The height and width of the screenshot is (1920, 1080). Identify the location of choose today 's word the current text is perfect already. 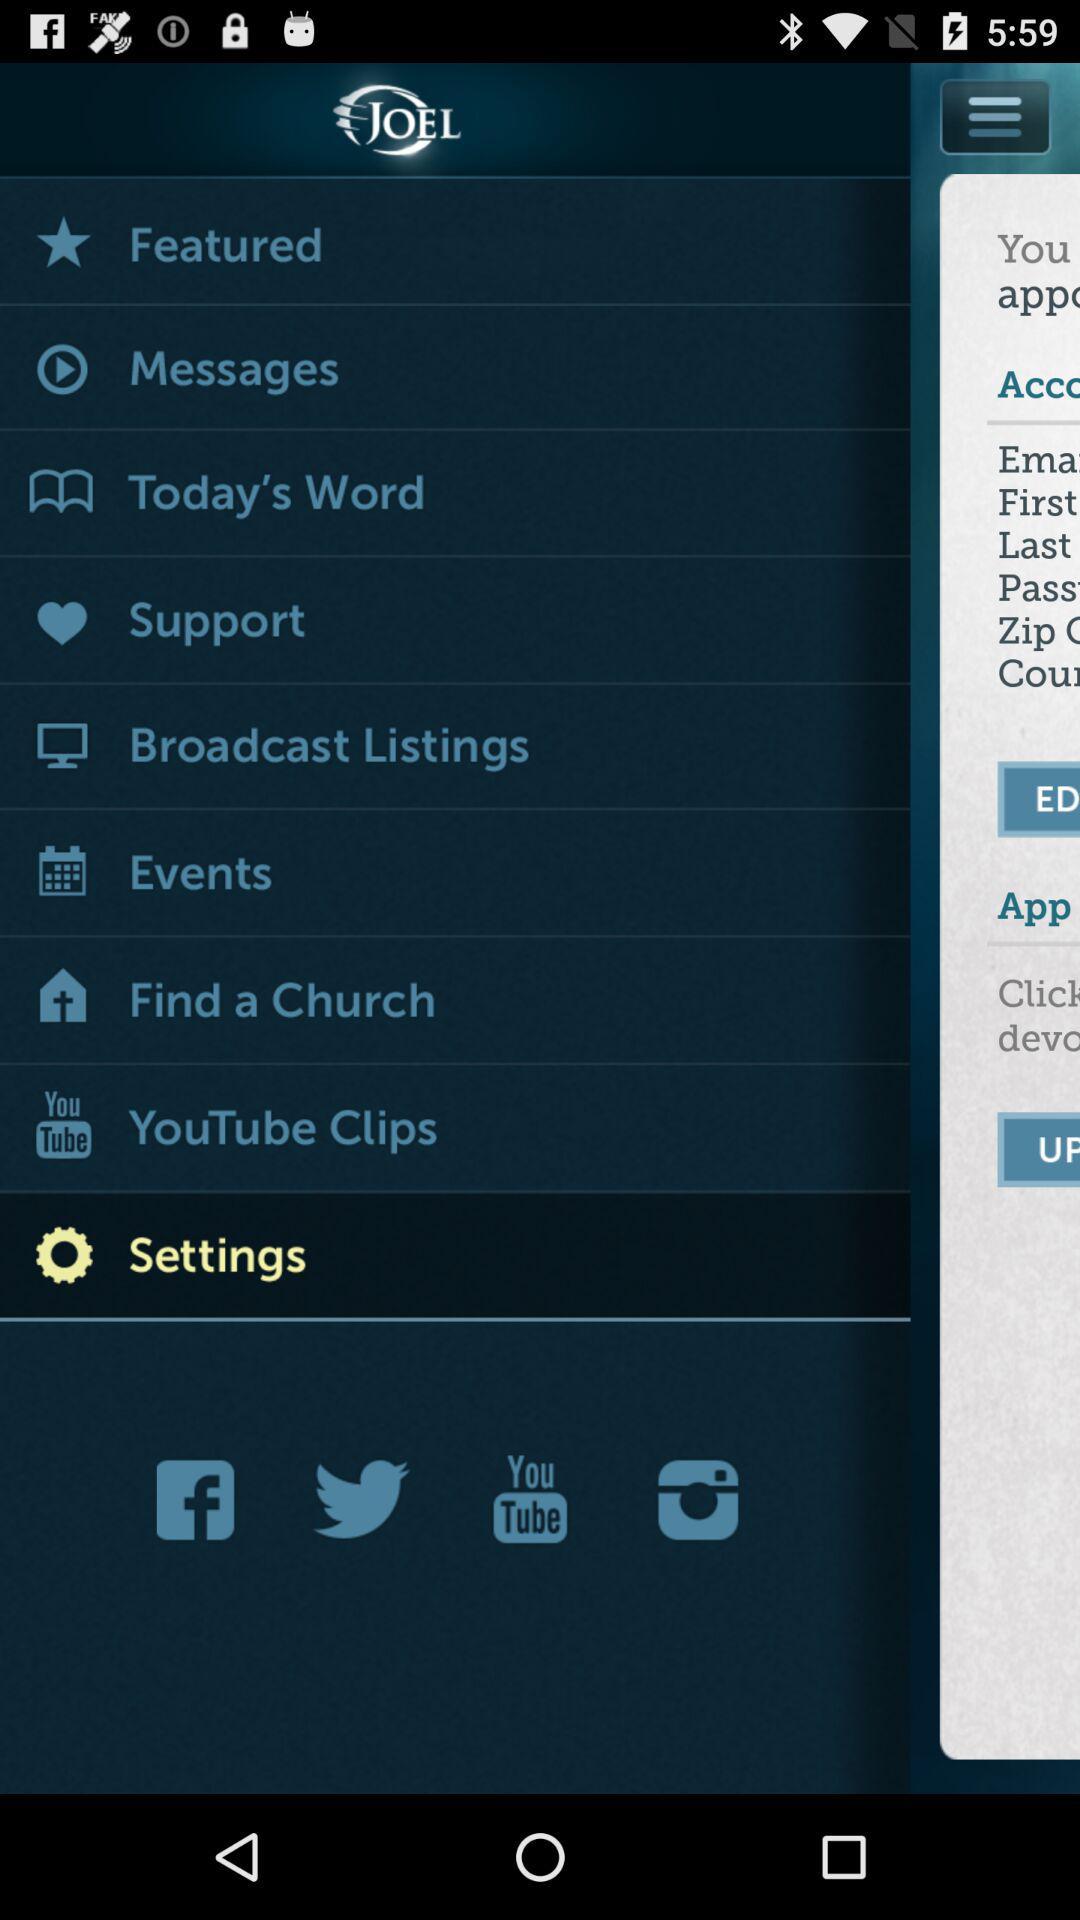
(455, 494).